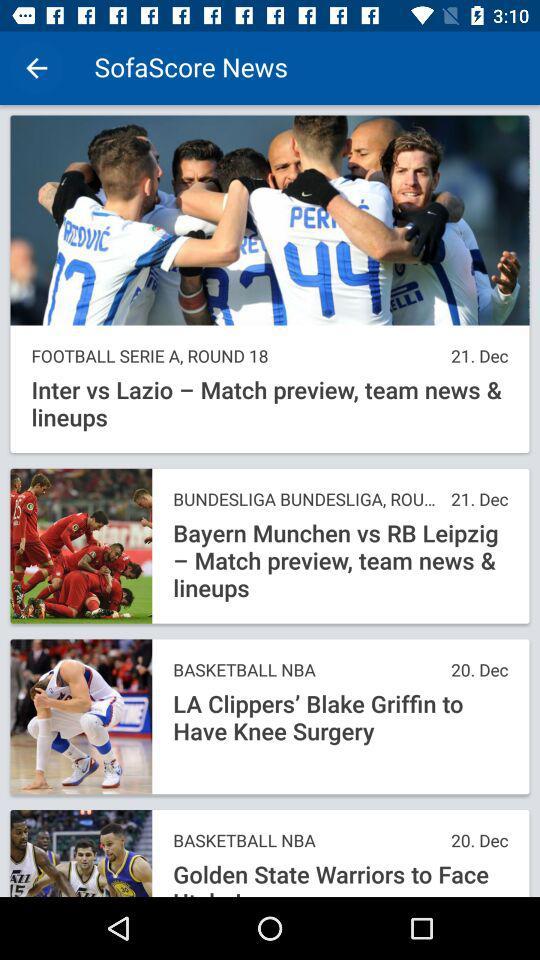 This screenshot has width=540, height=960. What do you see at coordinates (306, 498) in the screenshot?
I see `item to the left of the 21. dec icon` at bounding box center [306, 498].